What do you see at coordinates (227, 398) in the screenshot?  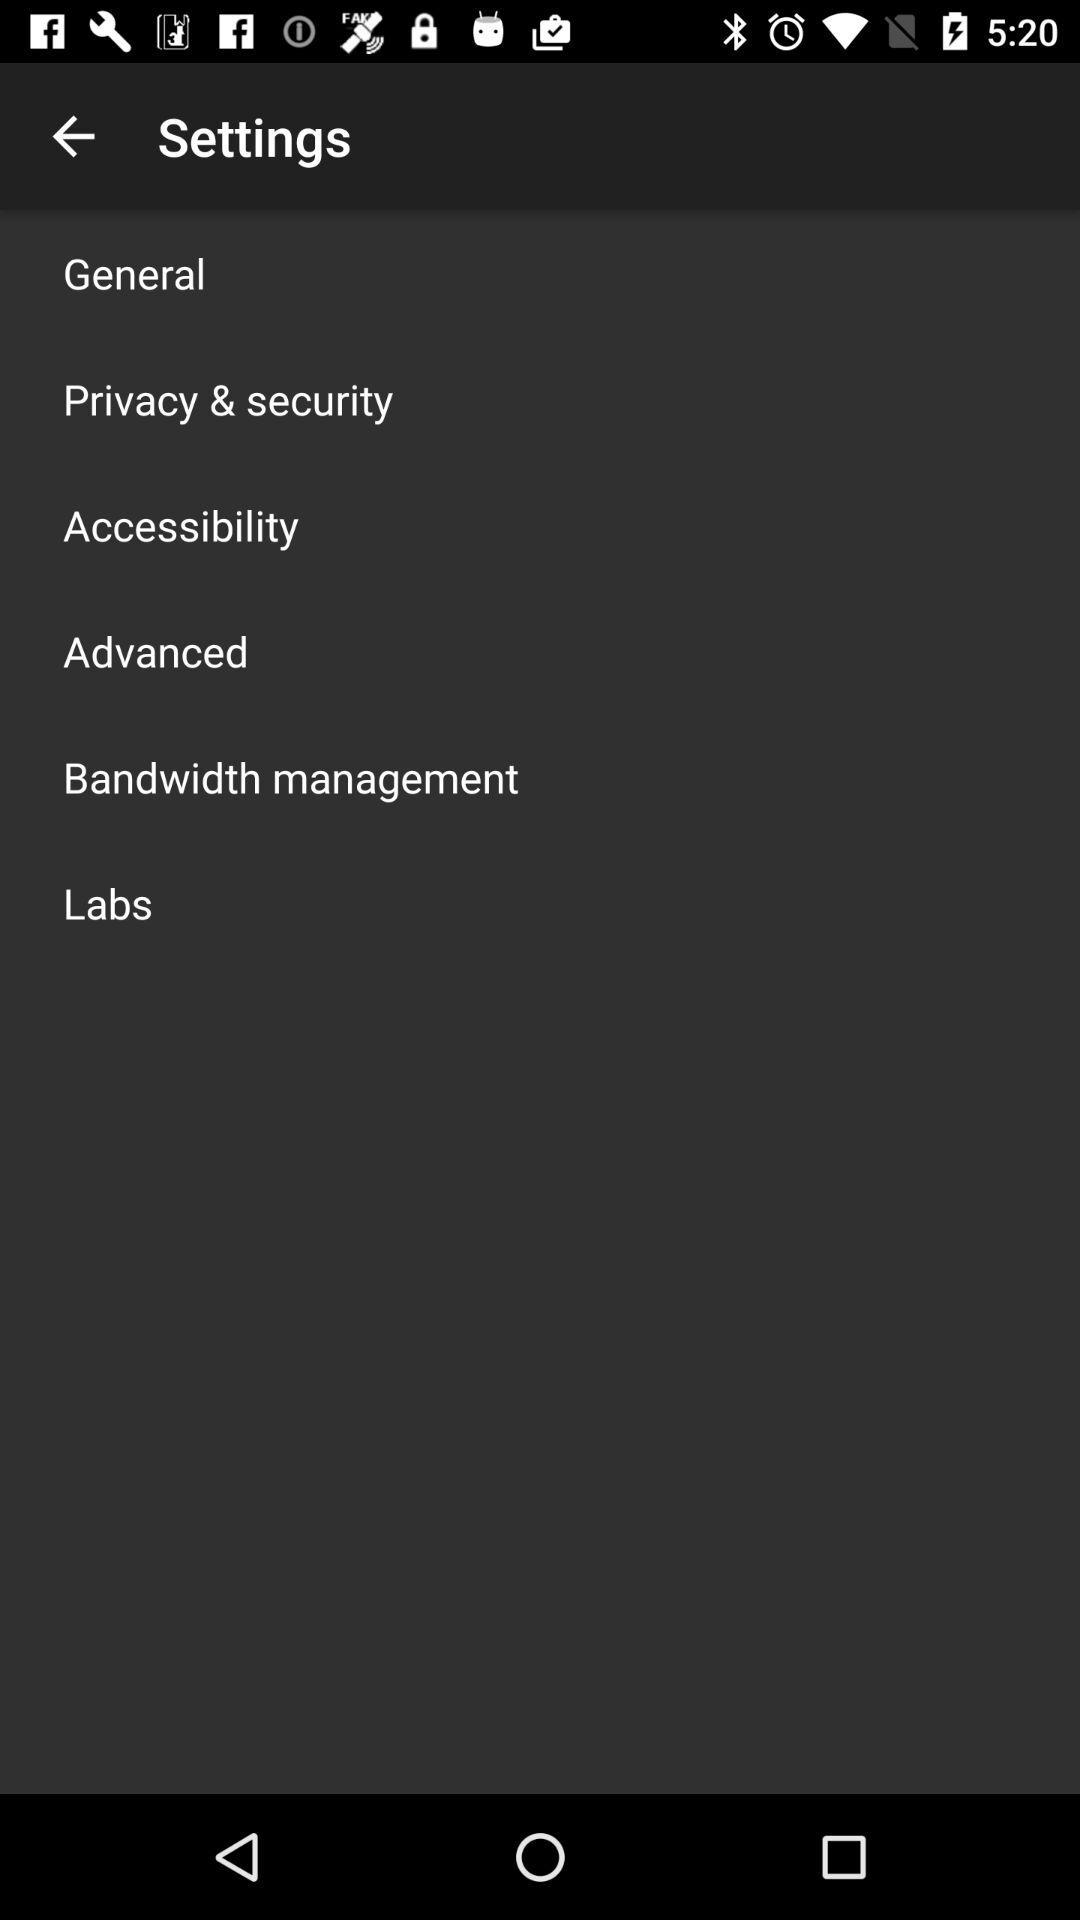 I see `item below general app` at bounding box center [227, 398].